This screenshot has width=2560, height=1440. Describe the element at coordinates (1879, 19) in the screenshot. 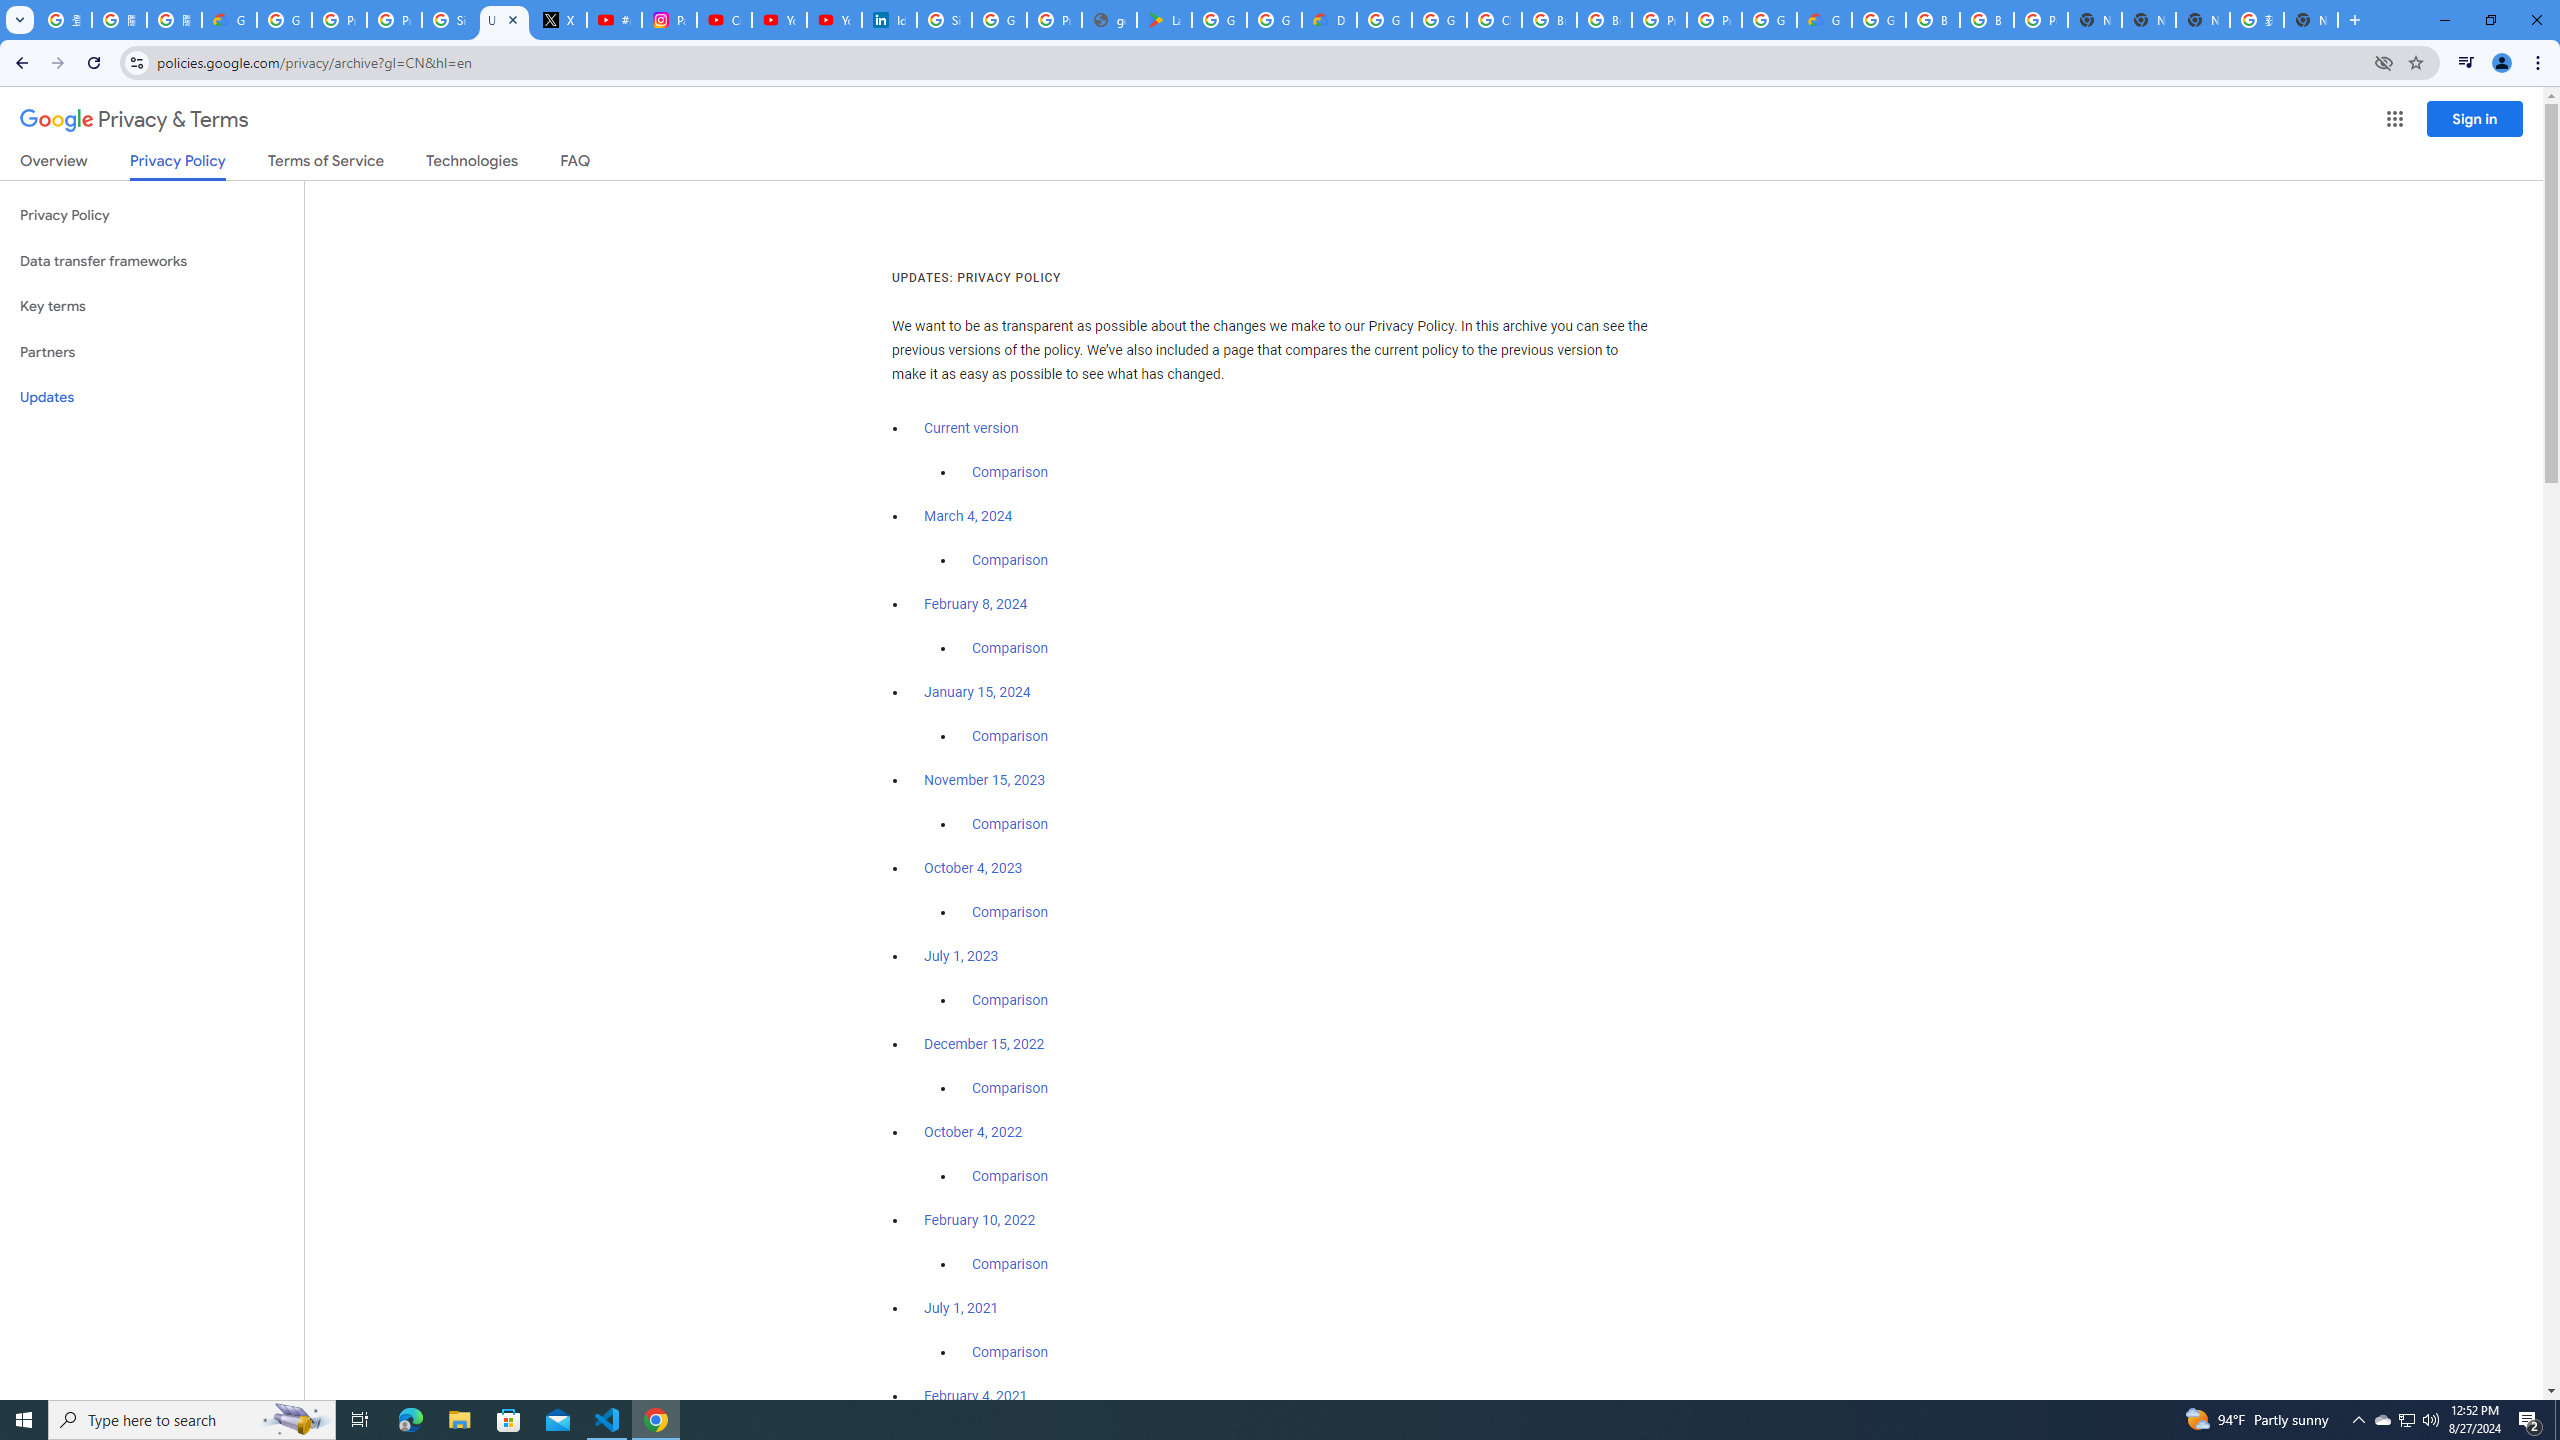

I see `'Google Cloud Platform'` at that location.